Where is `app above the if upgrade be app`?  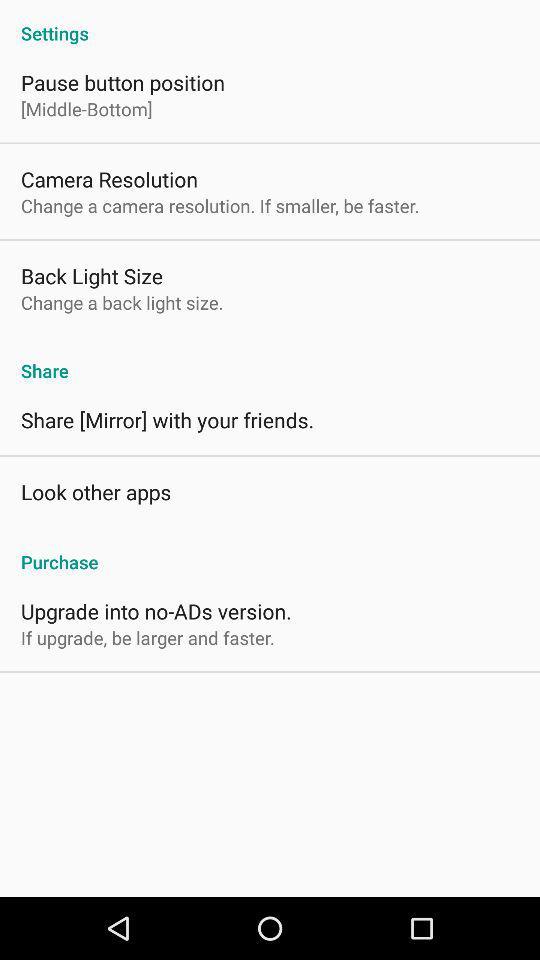 app above the if upgrade be app is located at coordinates (155, 610).